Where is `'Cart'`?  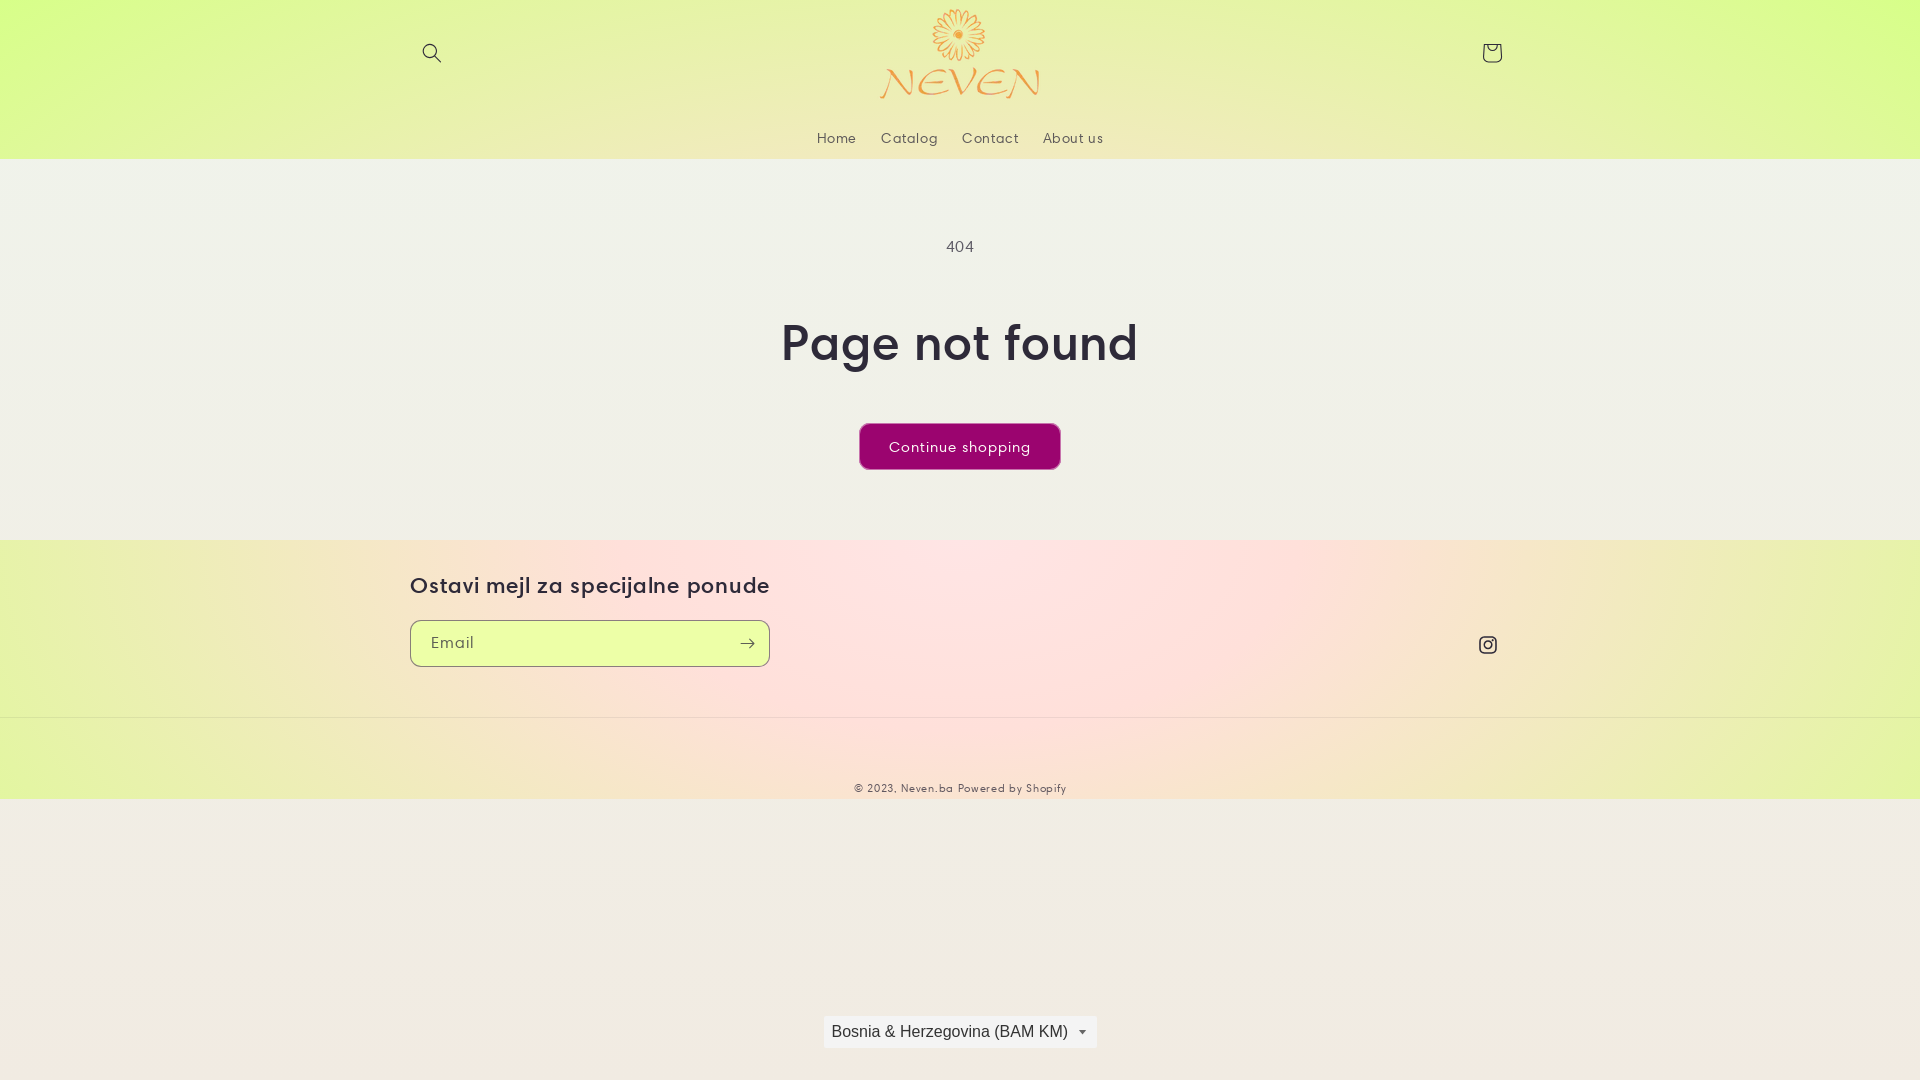 'Cart' is located at coordinates (1492, 52).